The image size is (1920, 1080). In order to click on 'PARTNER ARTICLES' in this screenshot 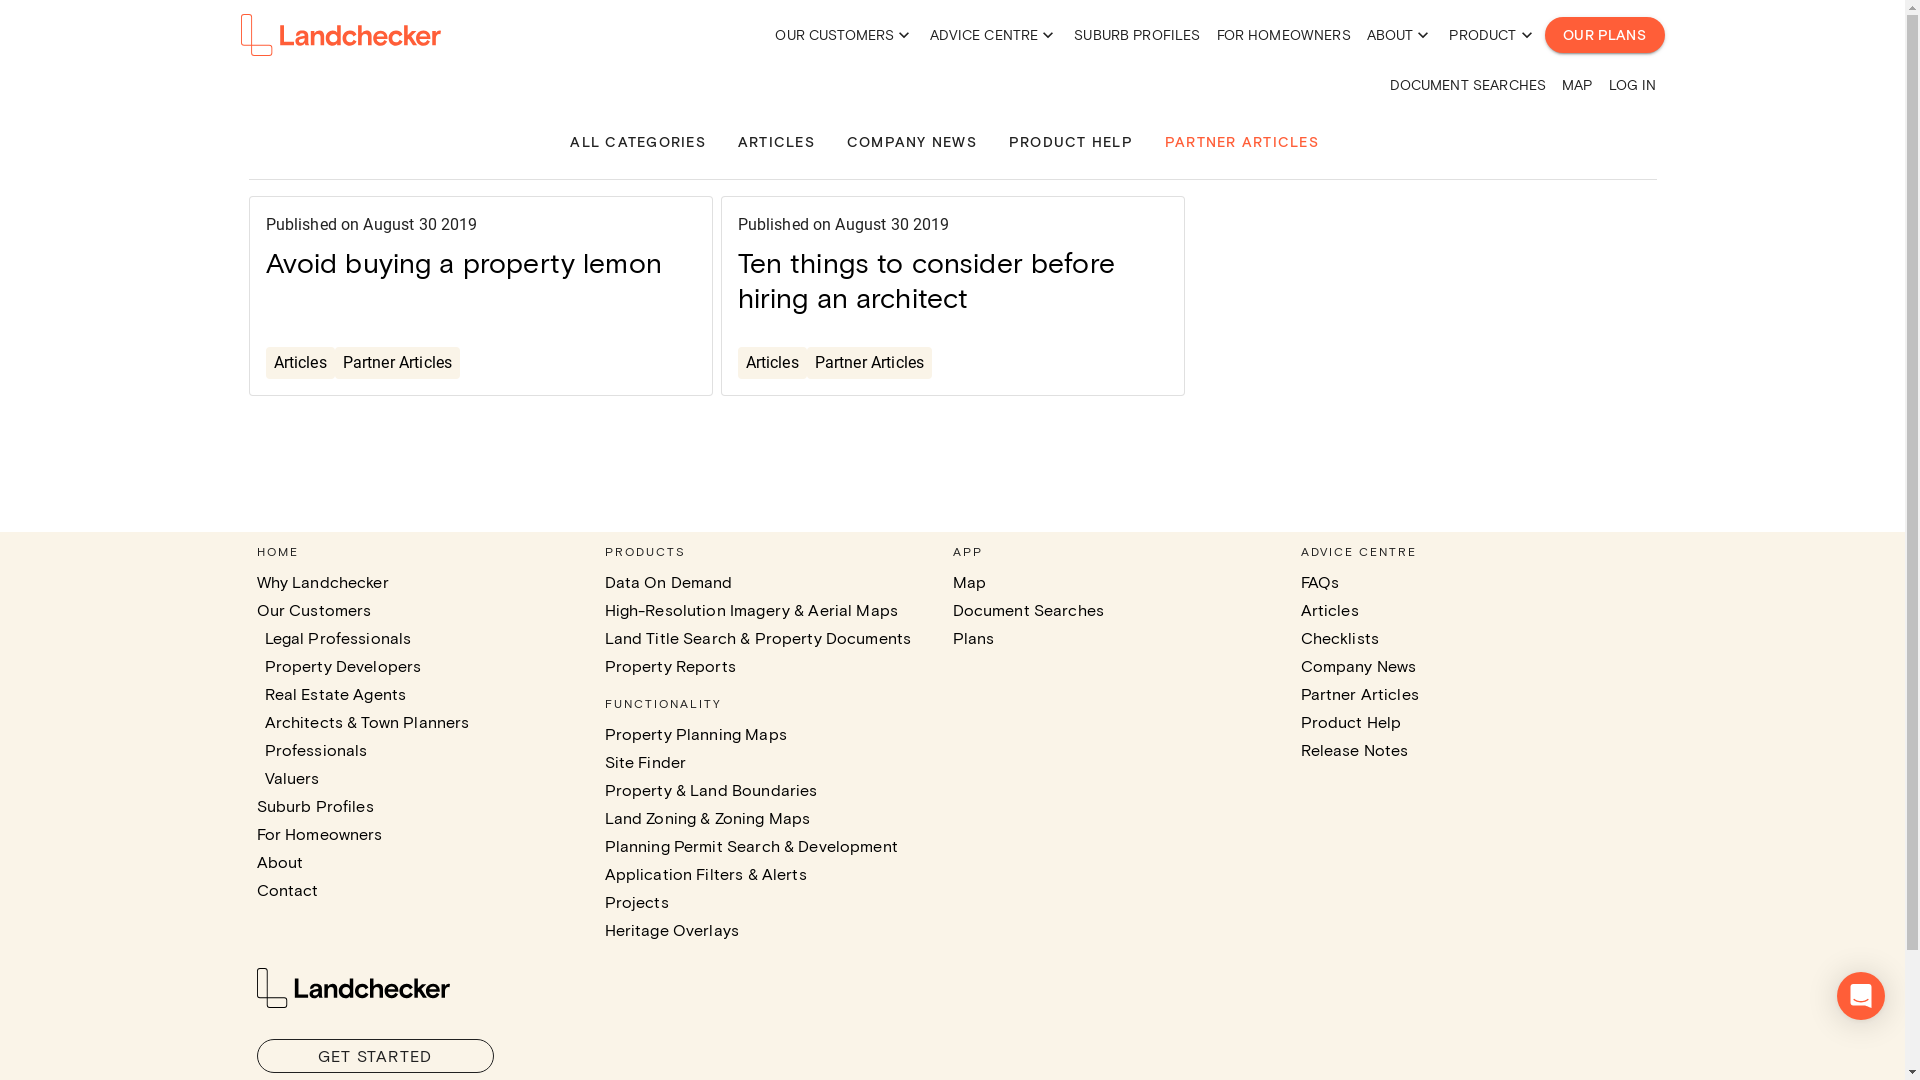, I will do `click(1165, 140)`.